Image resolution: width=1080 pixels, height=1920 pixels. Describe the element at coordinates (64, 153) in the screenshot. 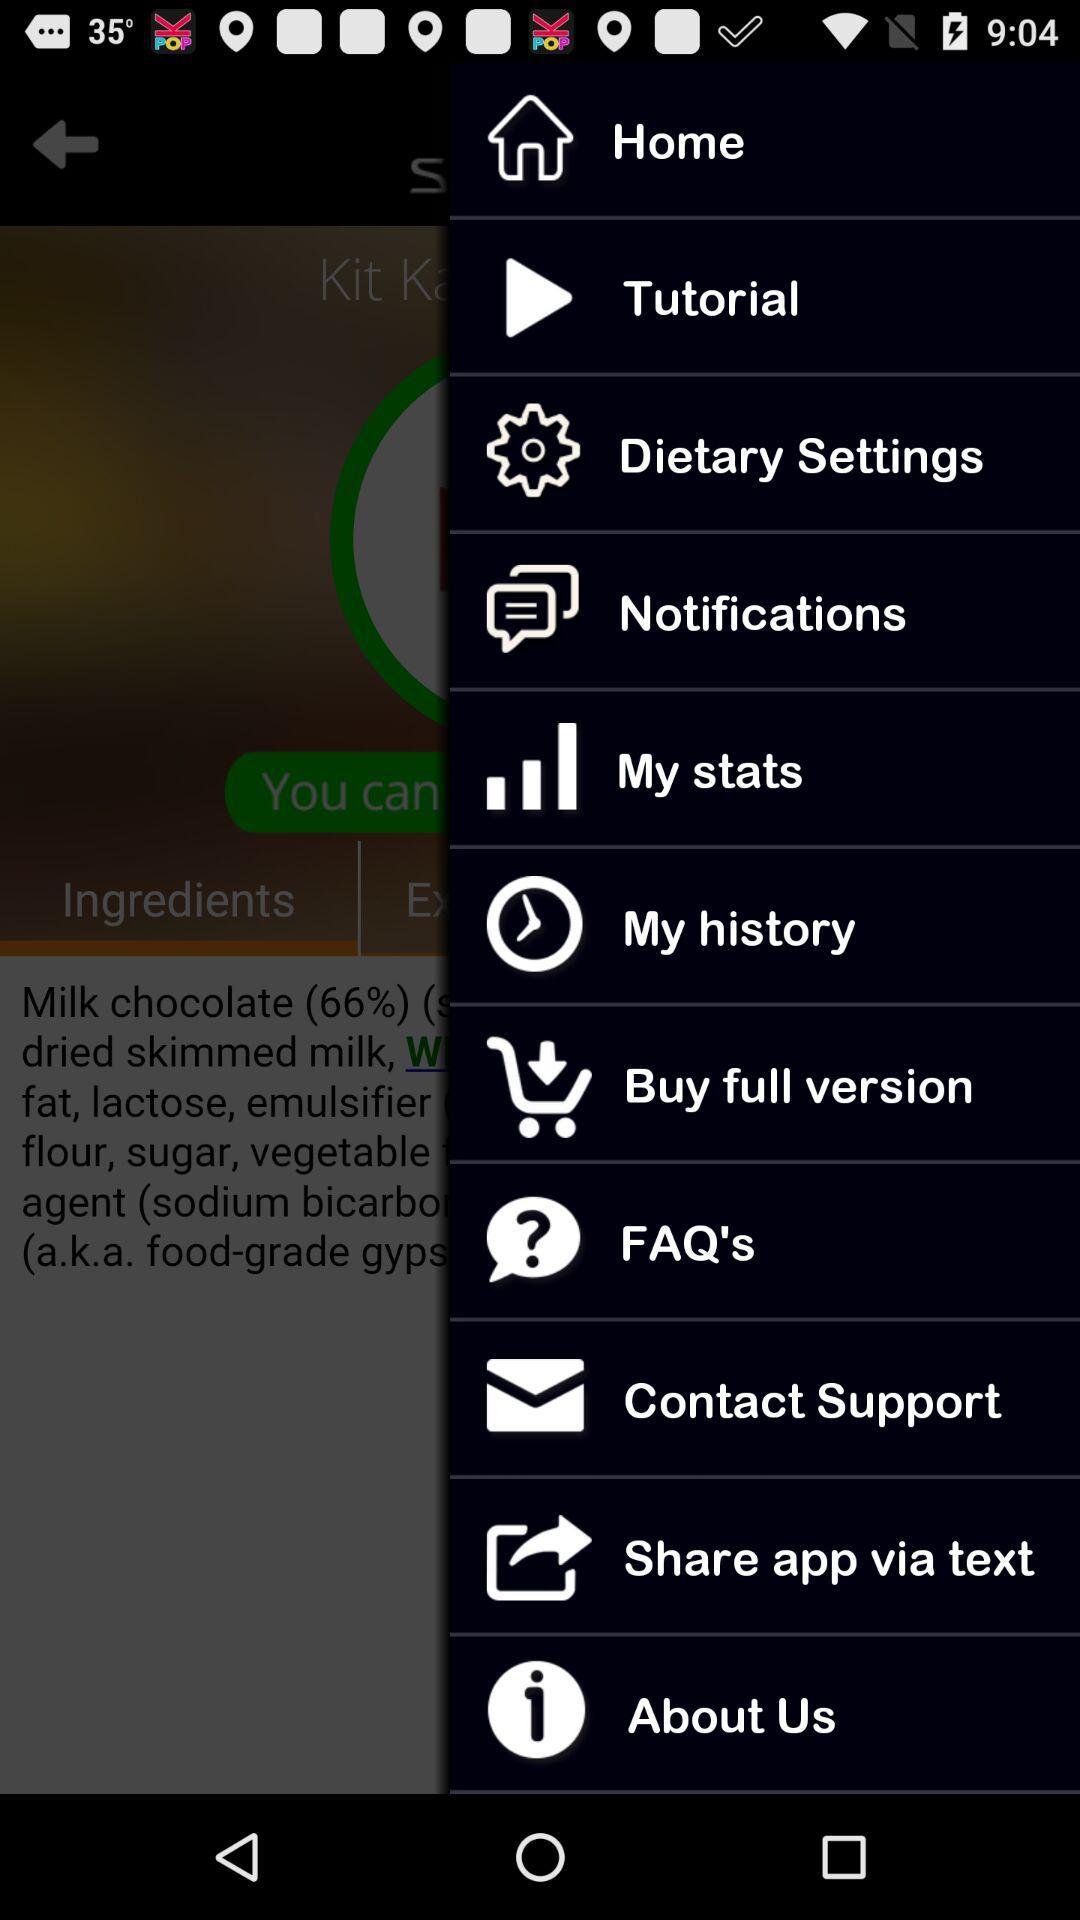

I see `the arrow_backward icon` at that location.